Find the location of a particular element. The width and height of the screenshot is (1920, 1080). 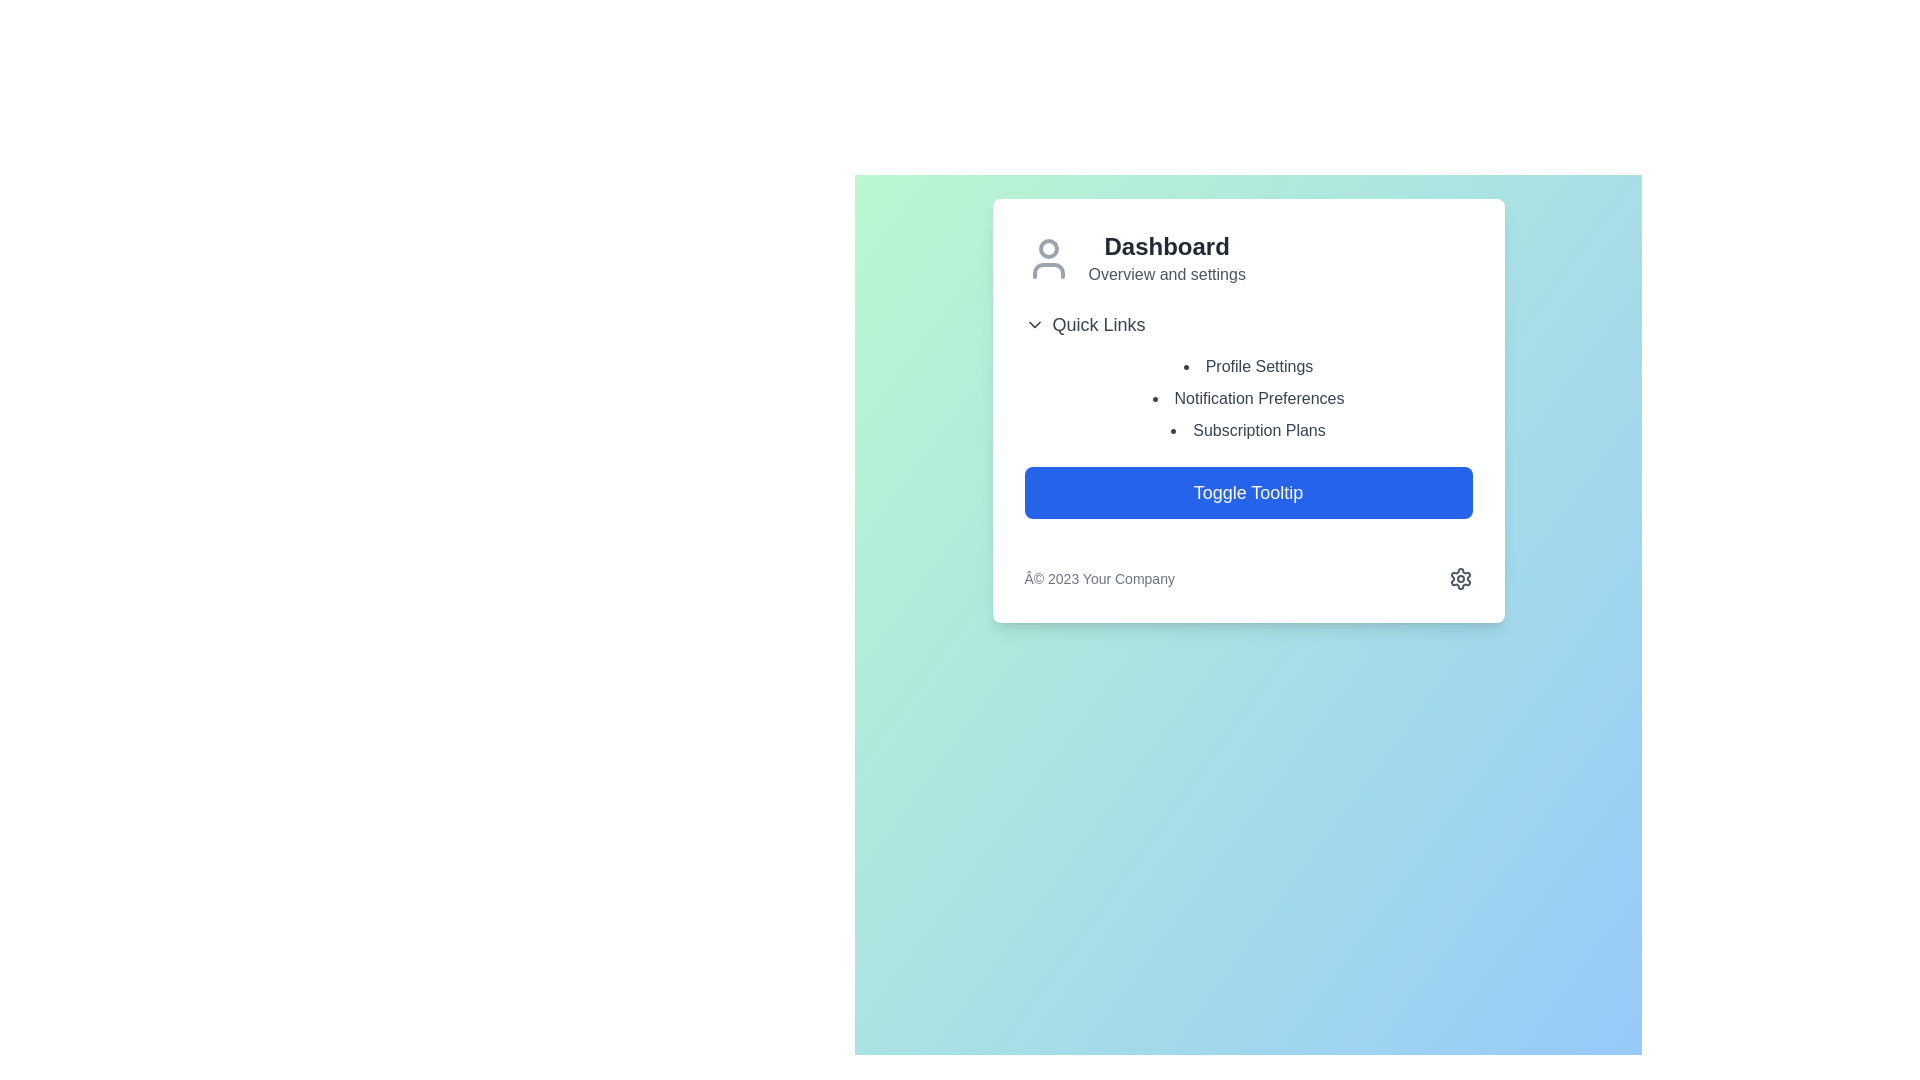

the 'Notification Preferences' text label, which is the second item in the 'Quick Links' list, to associate it with its functional context is located at coordinates (1247, 398).